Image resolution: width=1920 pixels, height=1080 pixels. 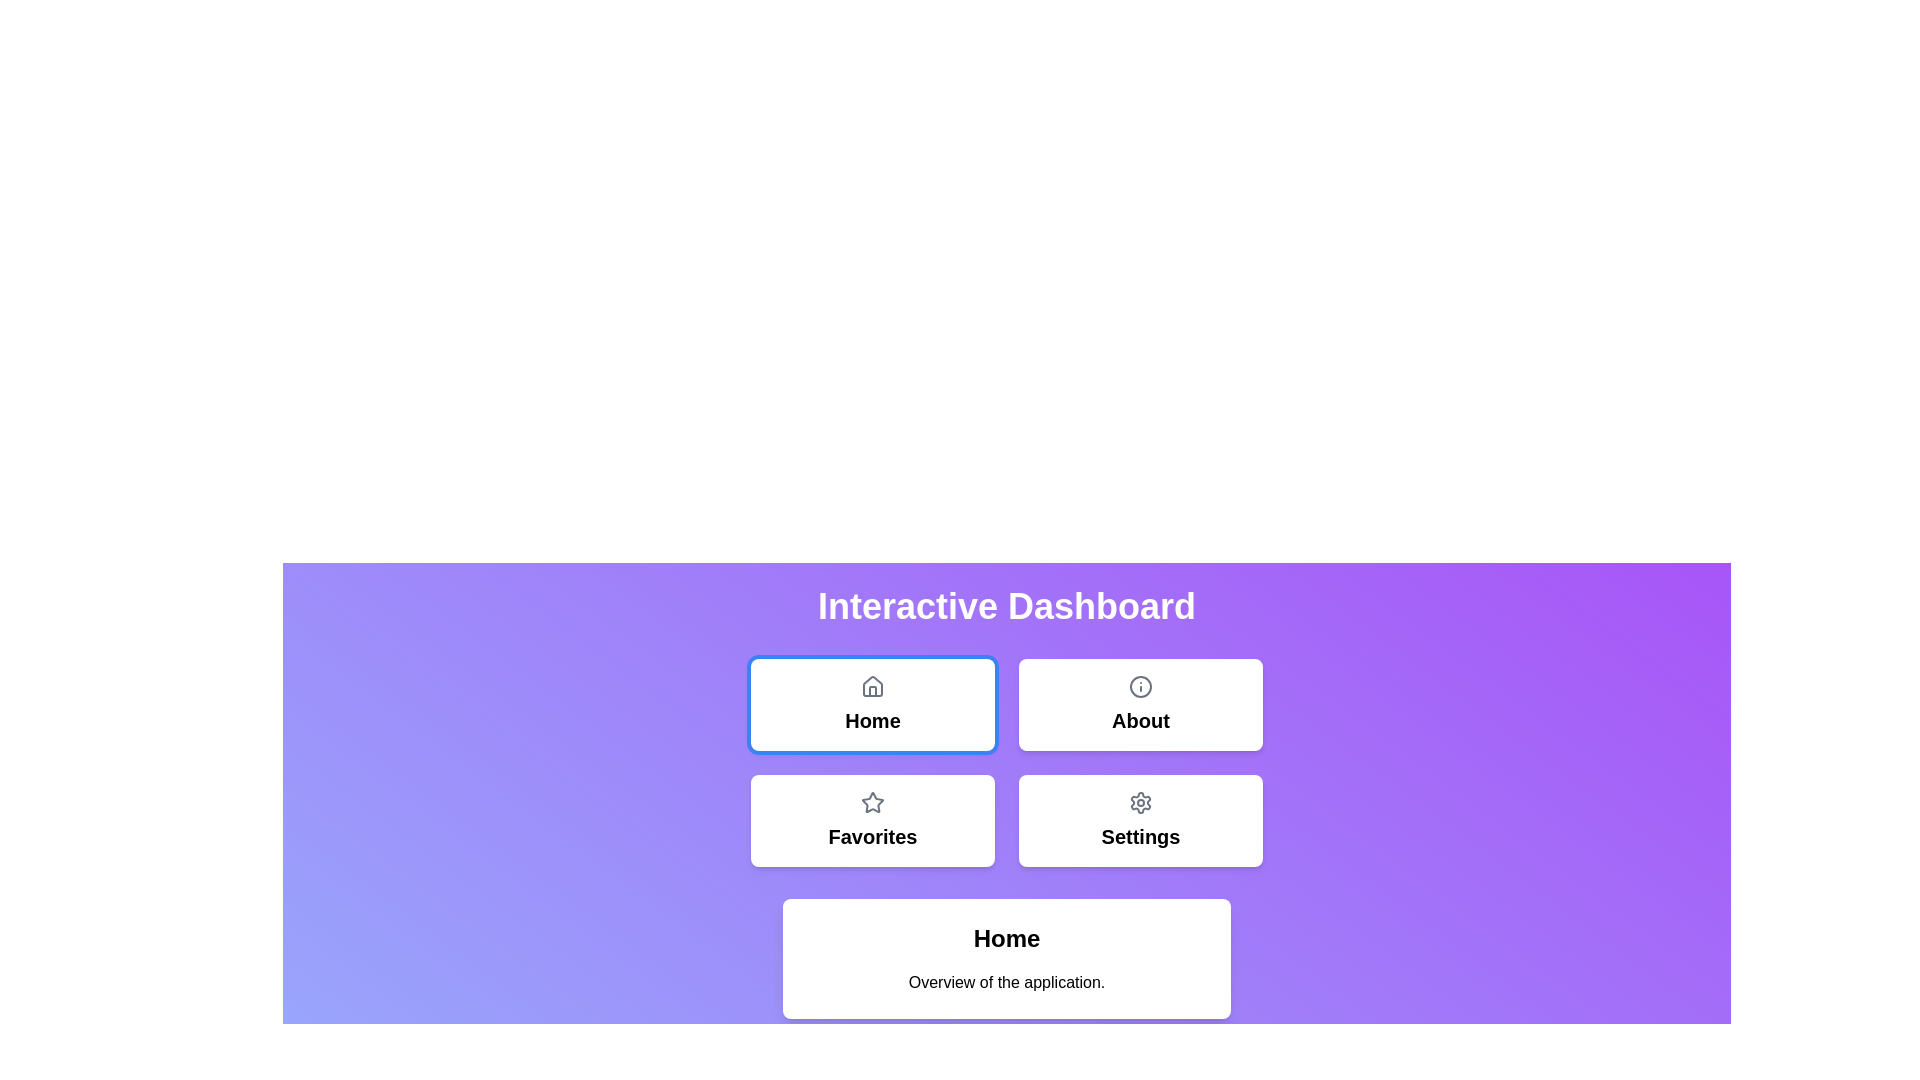 What do you see at coordinates (1141, 704) in the screenshot?
I see `the About button to select it` at bounding box center [1141, 704].